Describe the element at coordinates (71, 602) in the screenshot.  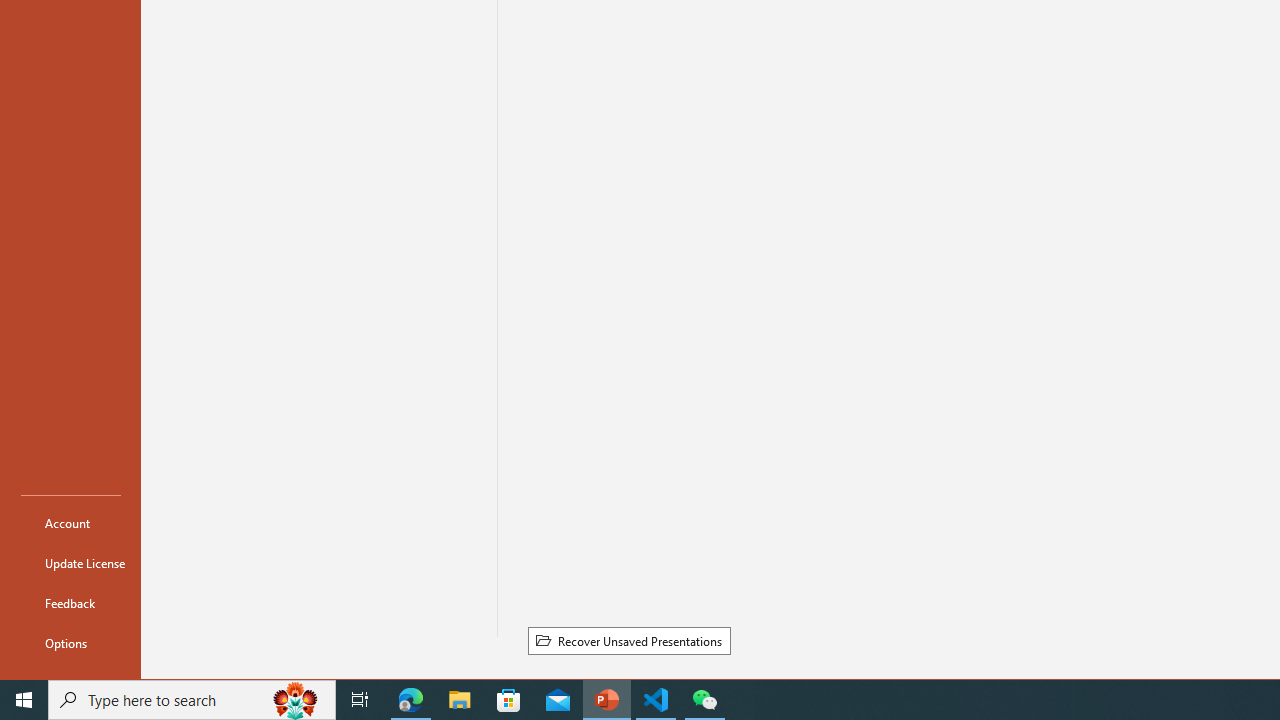
I see `'Feedback'` at that location.